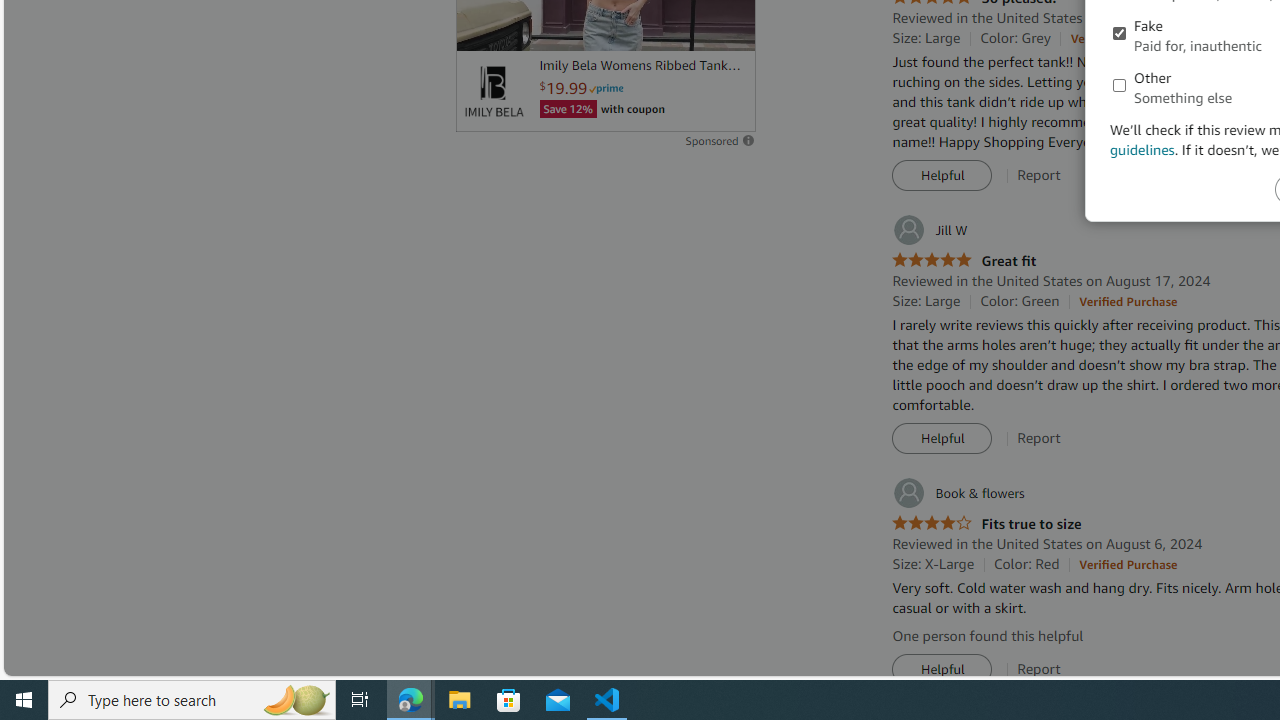 Image resolution: width=1280 pixels, height=720 pixels. Describe the element at coordinates (928, 229) in the screenshot. I see `'Jill W'` at that location.